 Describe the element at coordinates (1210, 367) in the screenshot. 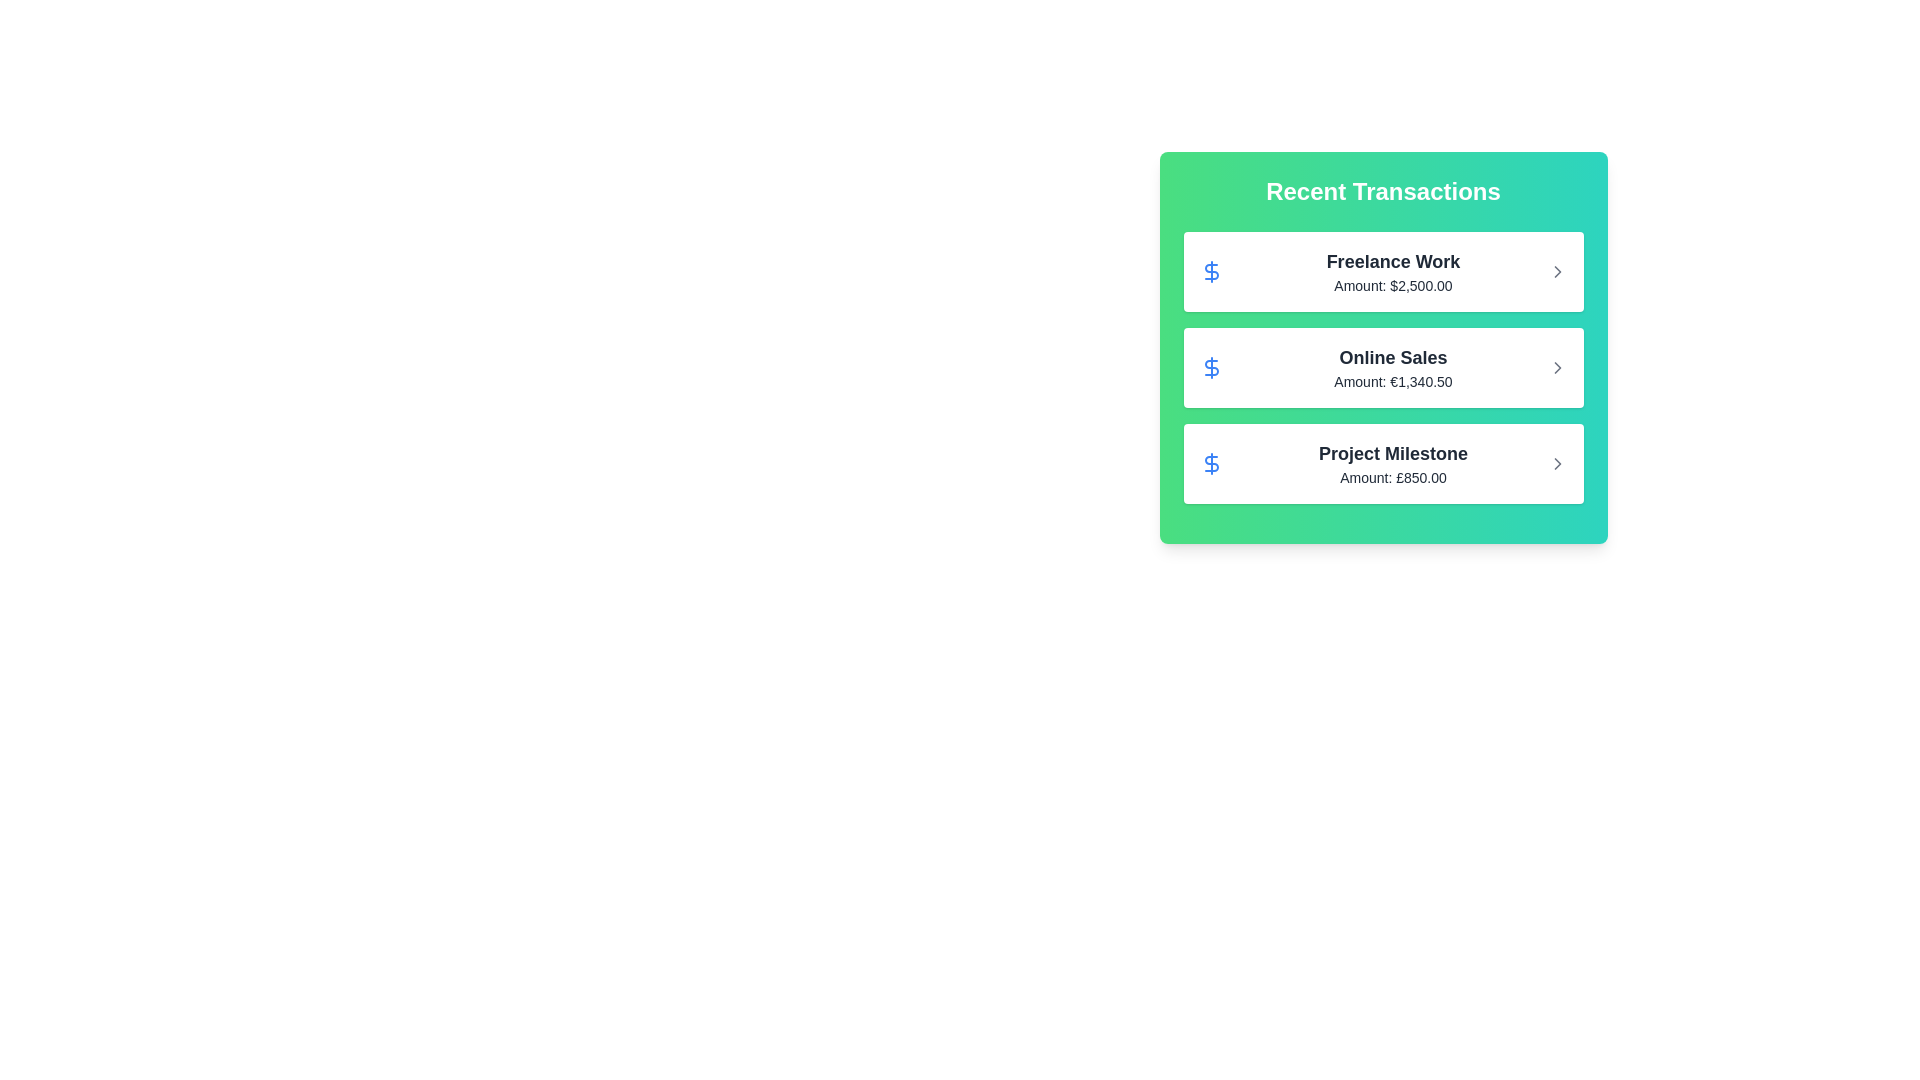

I see `the financial transaction icon located in the second row associated with 'Online Sales Amount: €1,340.50'` at that location.